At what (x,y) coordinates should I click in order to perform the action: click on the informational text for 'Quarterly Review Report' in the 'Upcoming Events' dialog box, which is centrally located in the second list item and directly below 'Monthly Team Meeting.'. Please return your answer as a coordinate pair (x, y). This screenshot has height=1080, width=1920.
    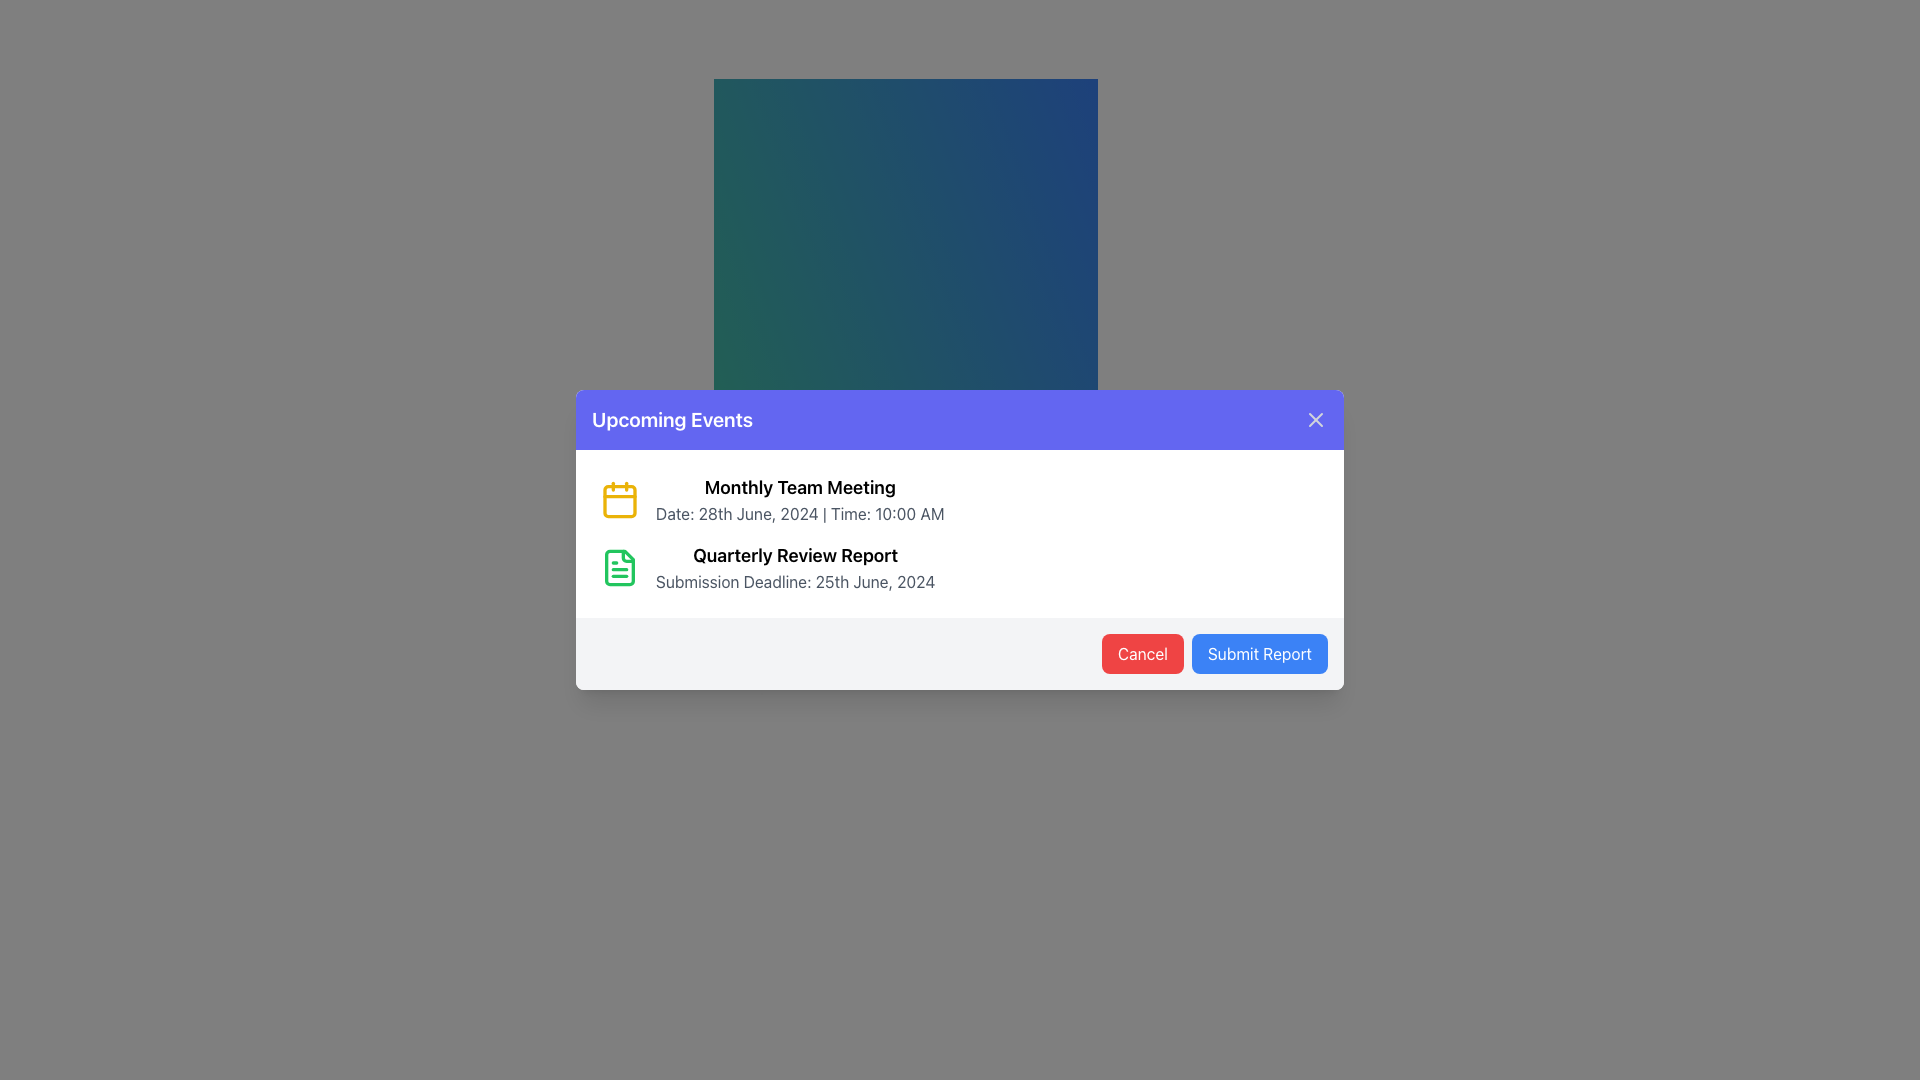
    Looking at the image, I should click on (794, 567).